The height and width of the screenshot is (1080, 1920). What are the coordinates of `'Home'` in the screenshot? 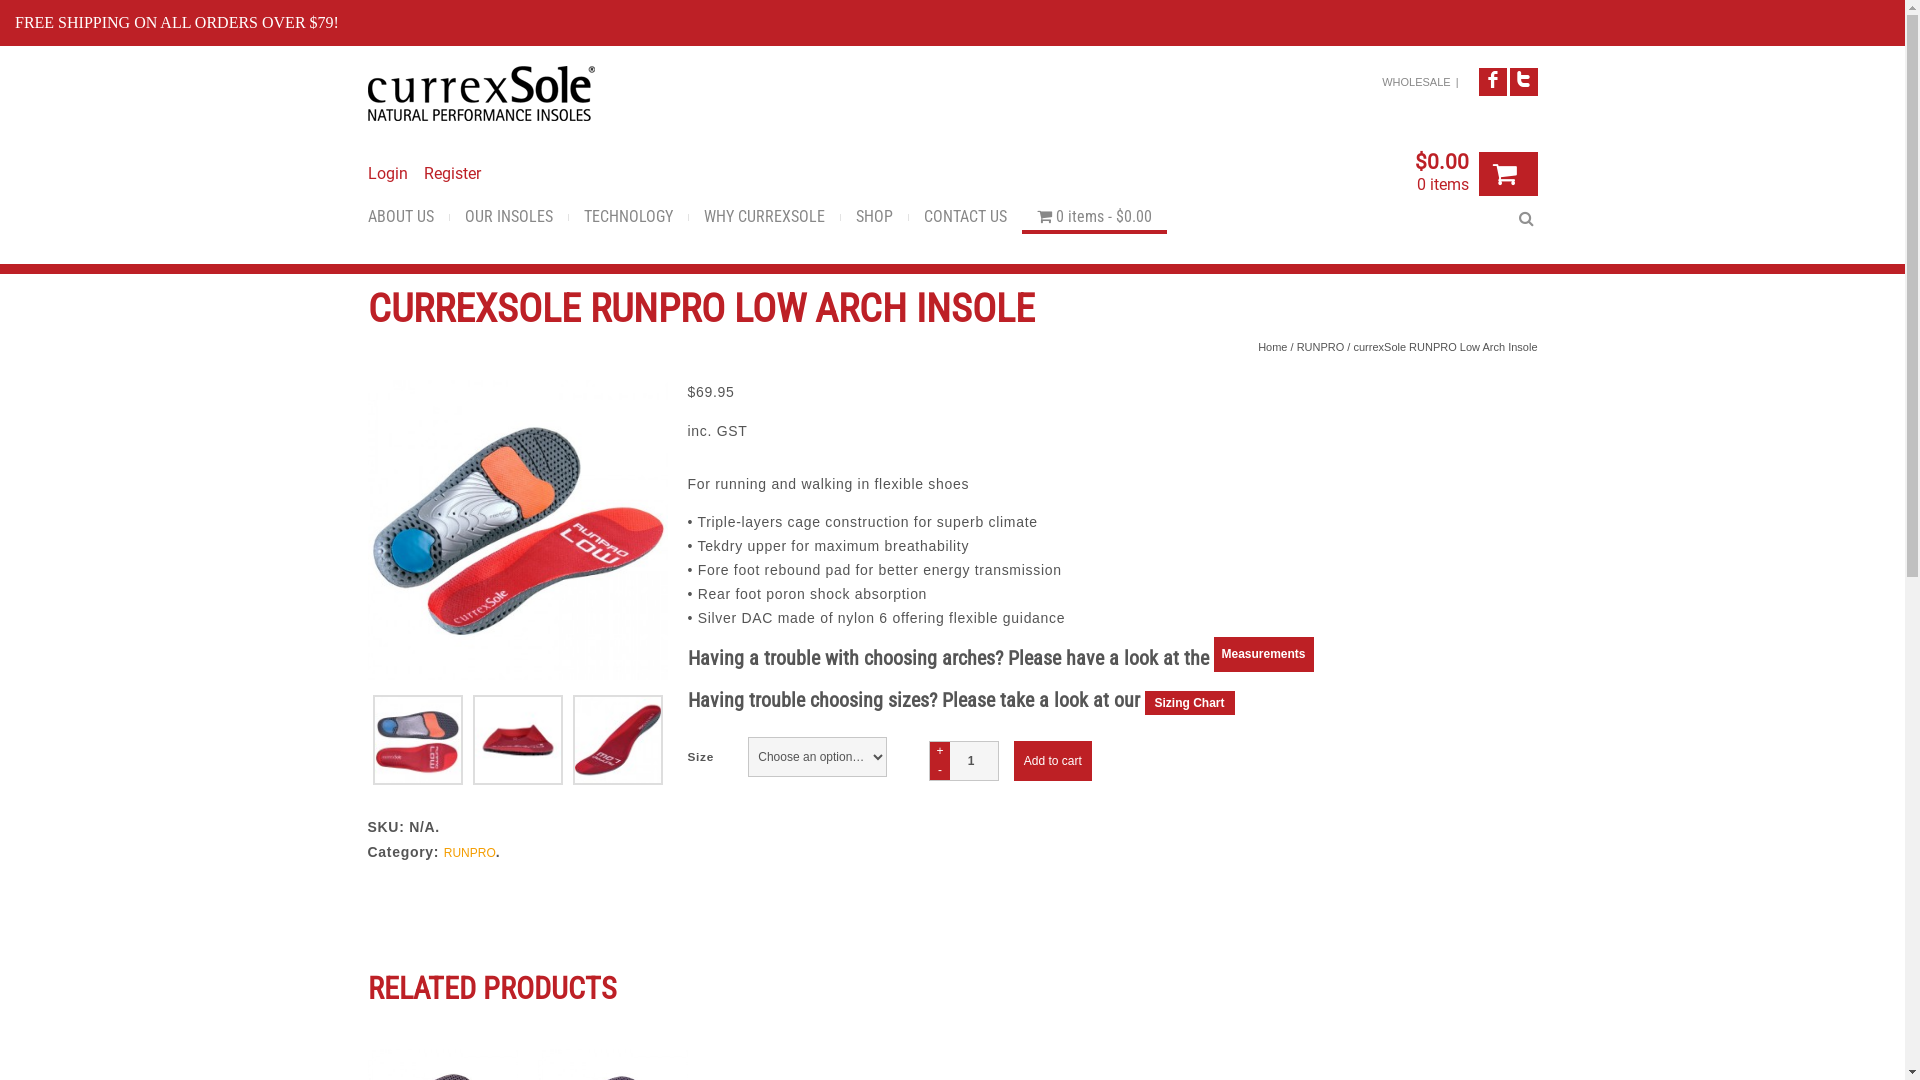 It's located at (1271, 346).